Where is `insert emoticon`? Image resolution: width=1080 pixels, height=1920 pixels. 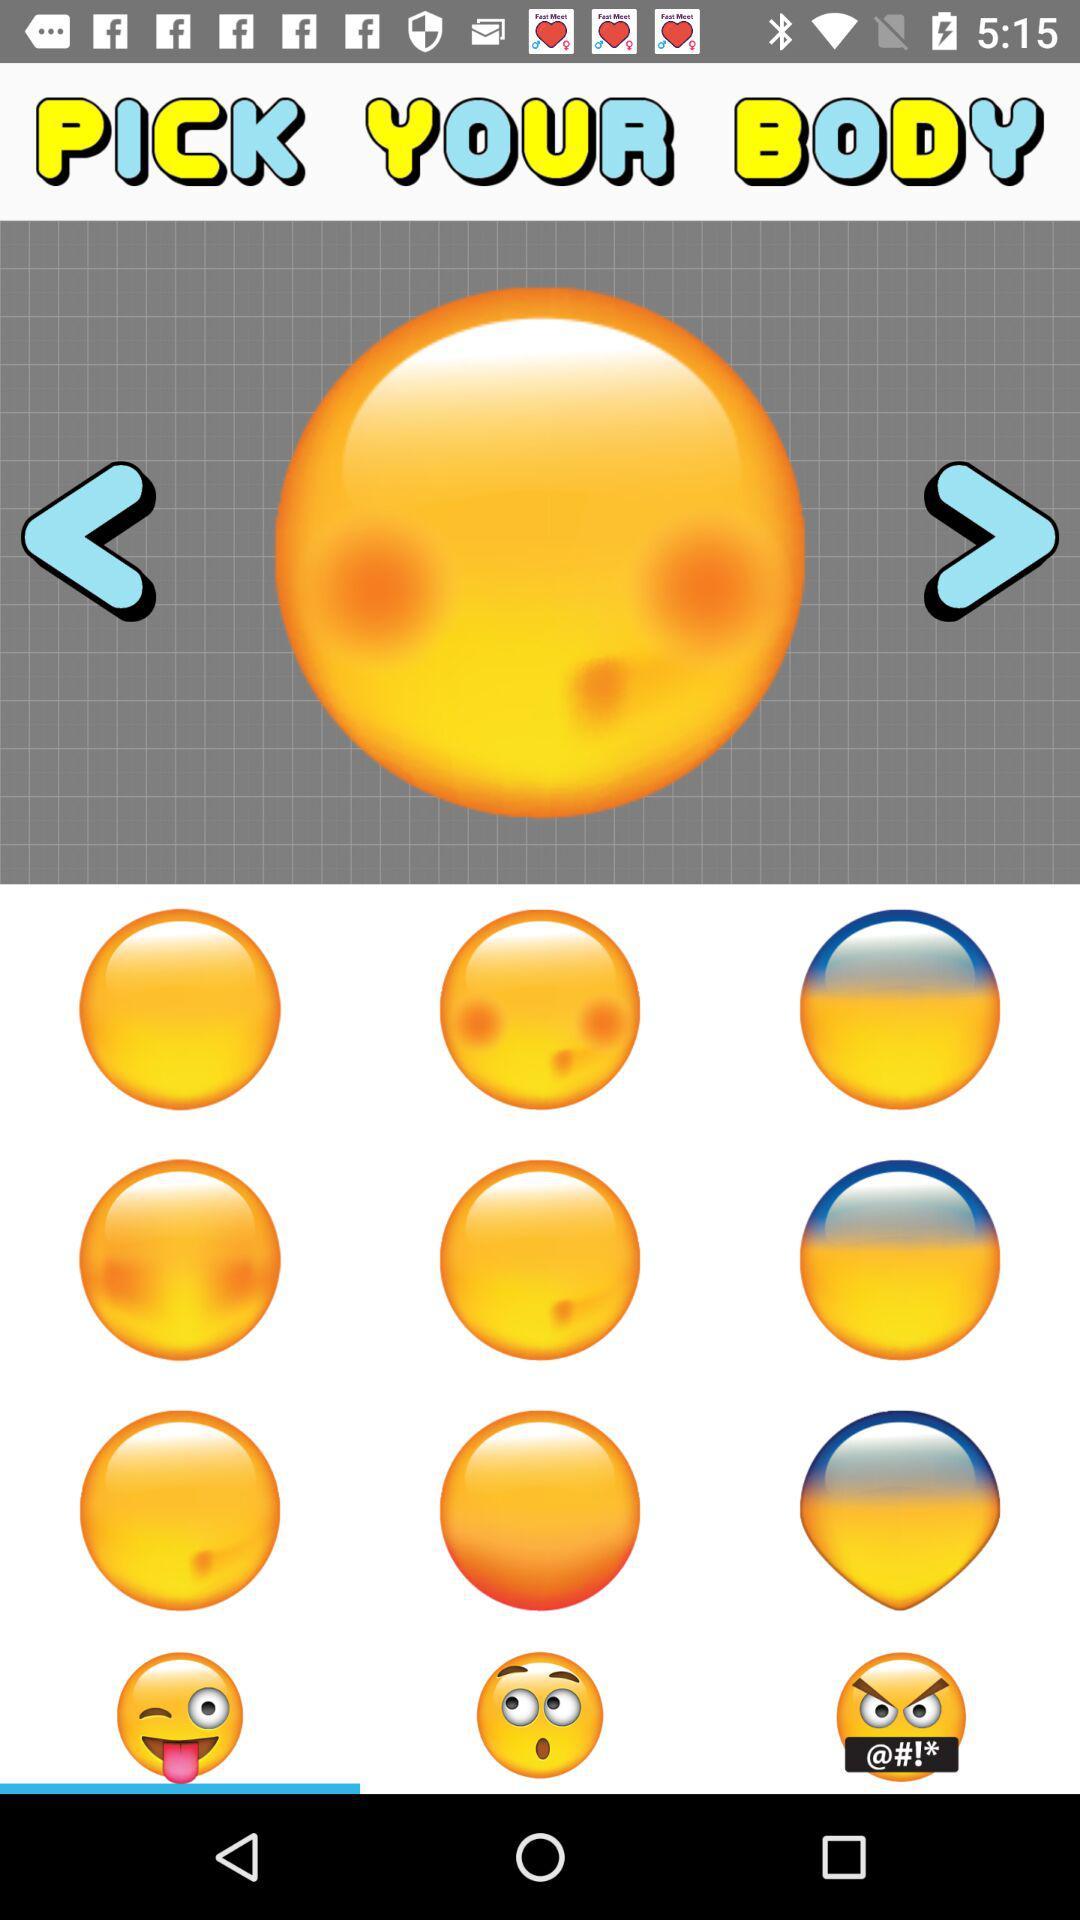
insert emoticon is located at coordinates (180, 1714).